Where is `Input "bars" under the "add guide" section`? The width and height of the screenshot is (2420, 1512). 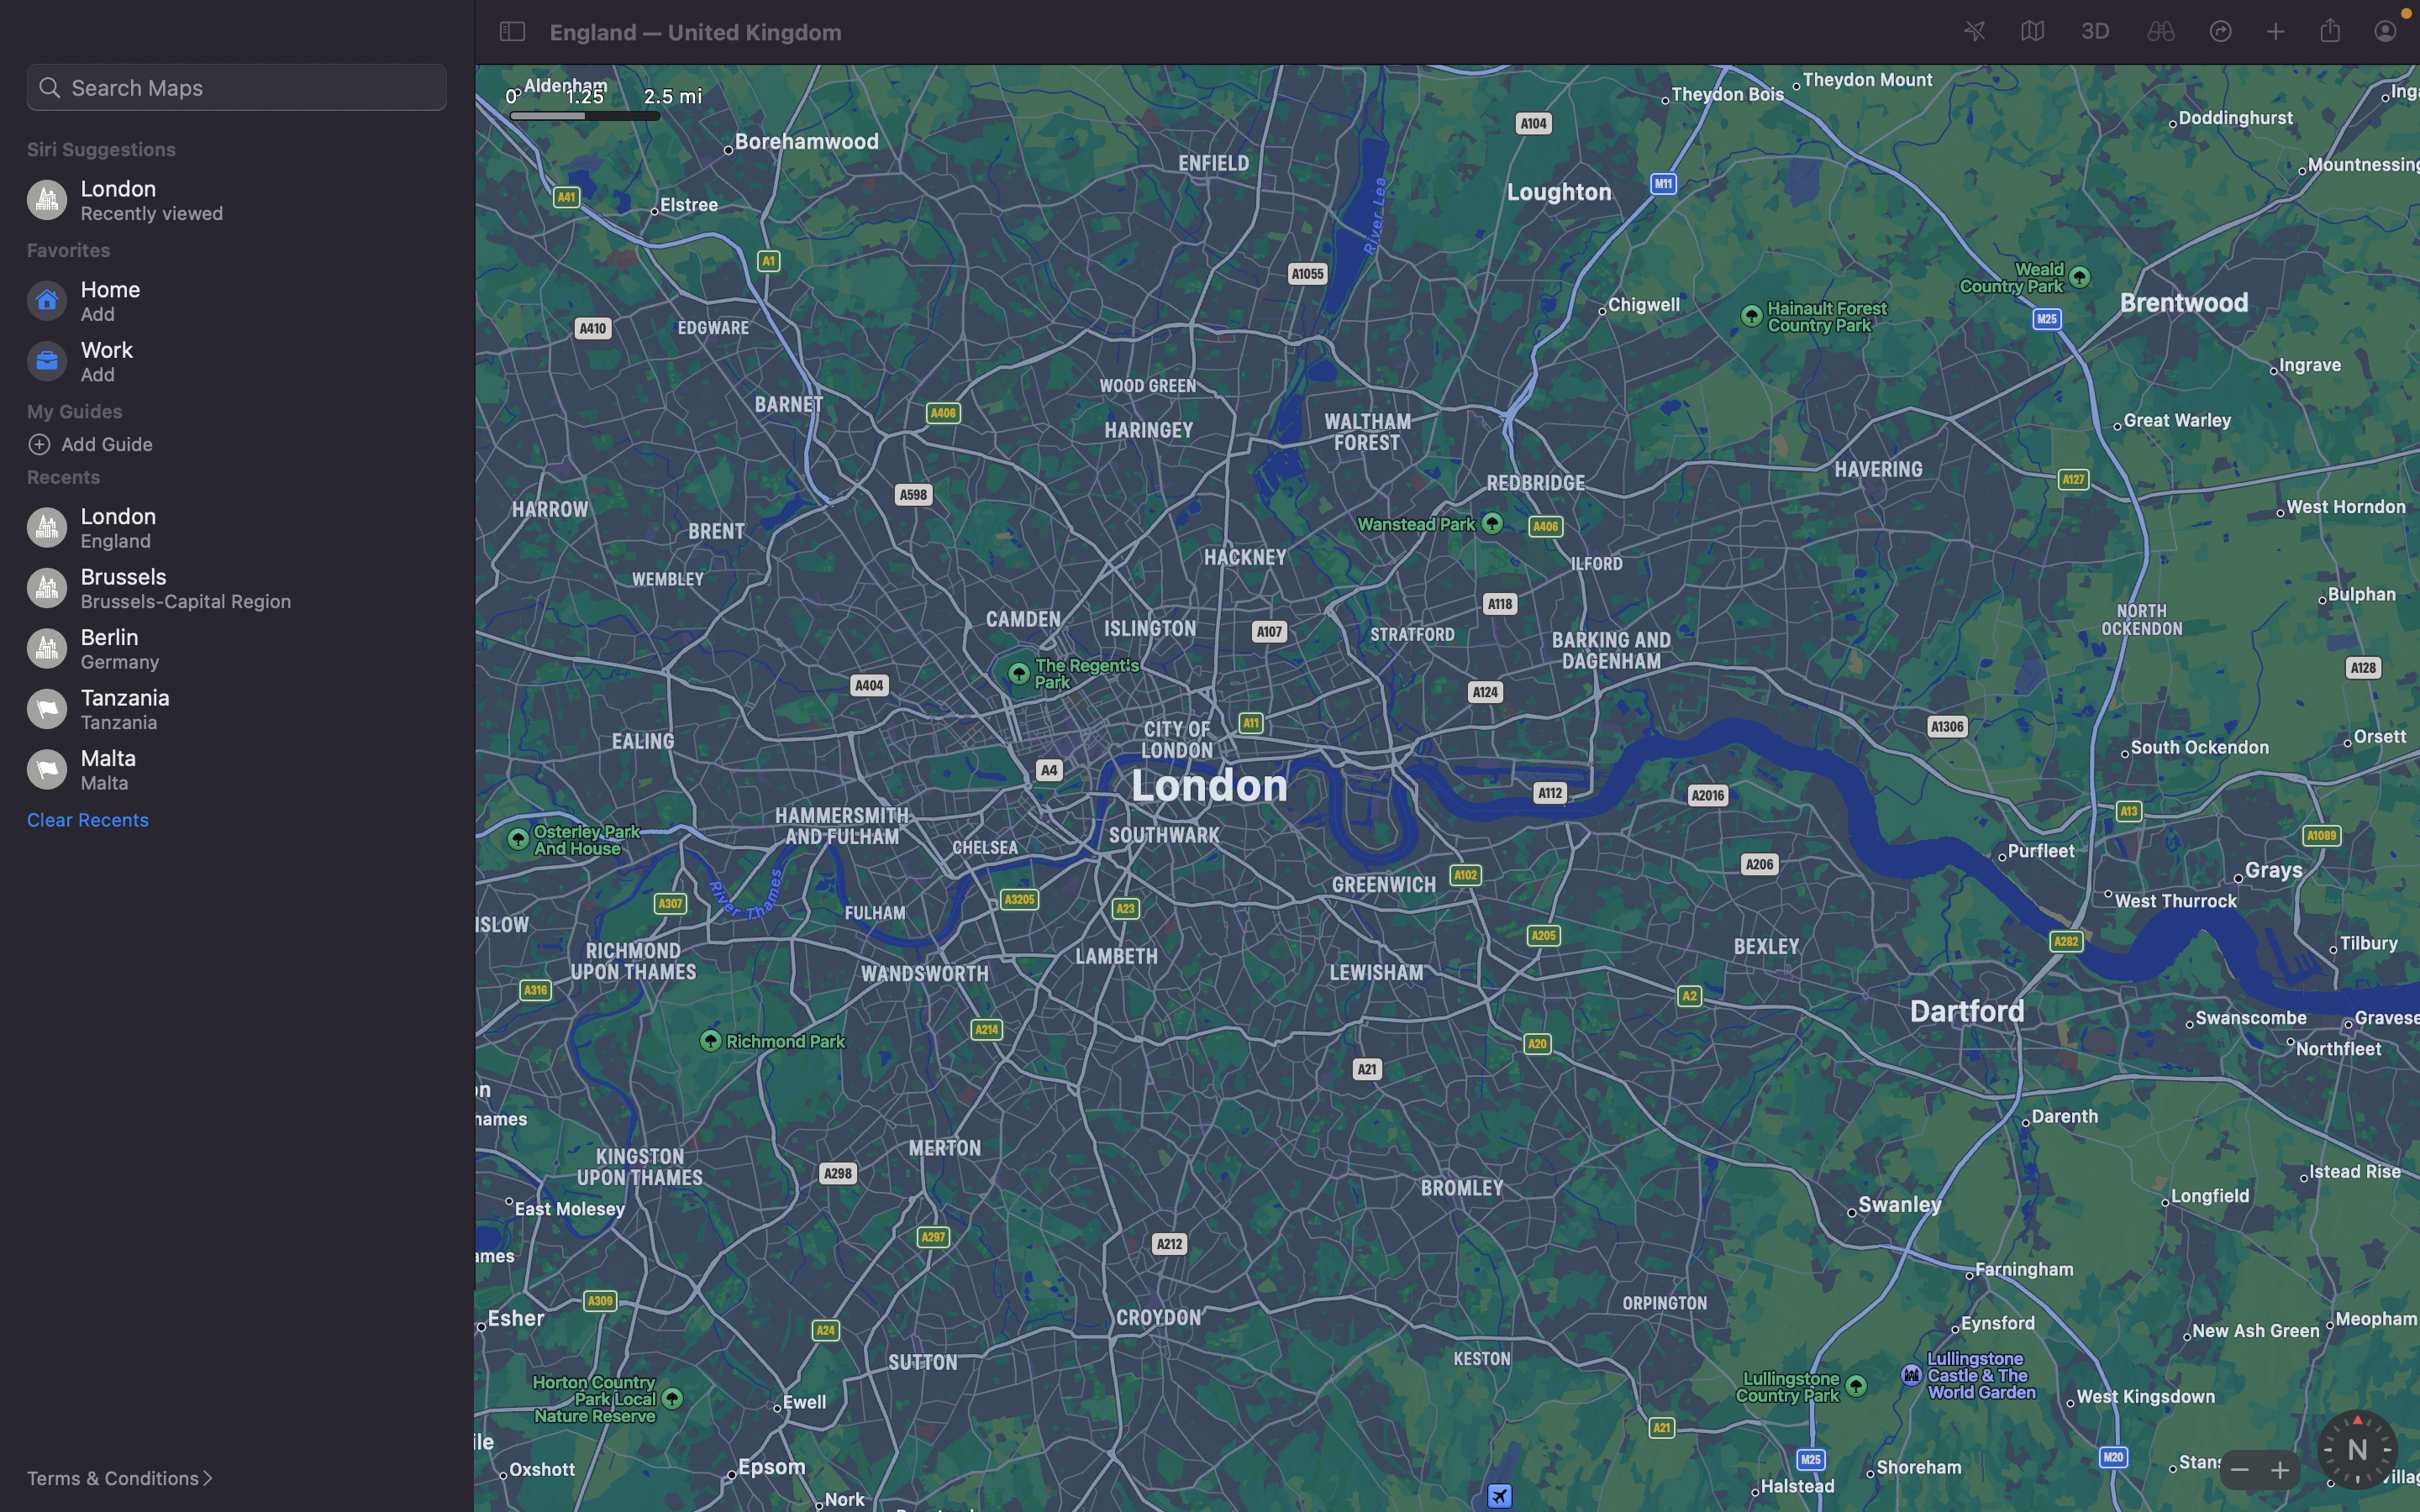
Input "bars" under the "add guide" section is located at coordinates (244, 443).